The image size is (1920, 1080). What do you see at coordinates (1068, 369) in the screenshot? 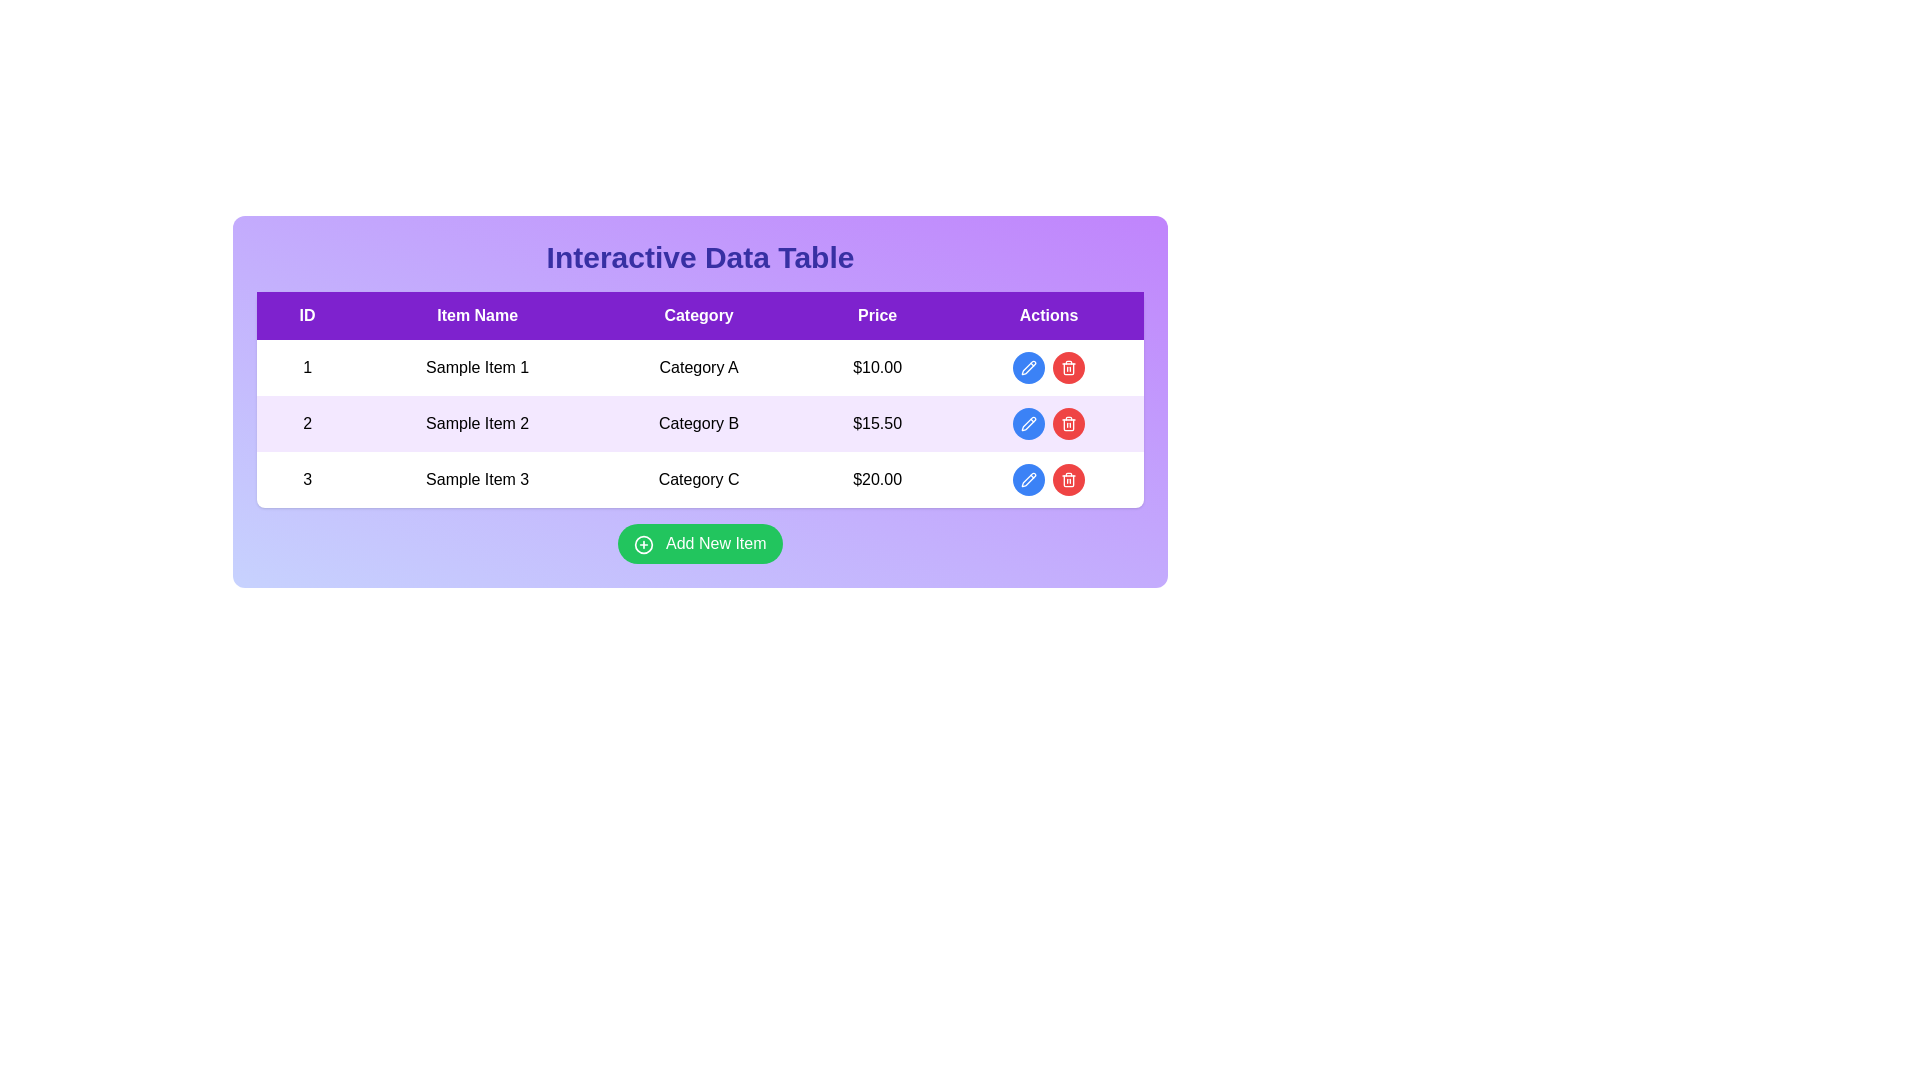
I see `the interaction of the trash bin icon located in the 'Actions' column of the third row in the data table, specifically beneath the lid part of the icon` at bounding box center [1068, 369].